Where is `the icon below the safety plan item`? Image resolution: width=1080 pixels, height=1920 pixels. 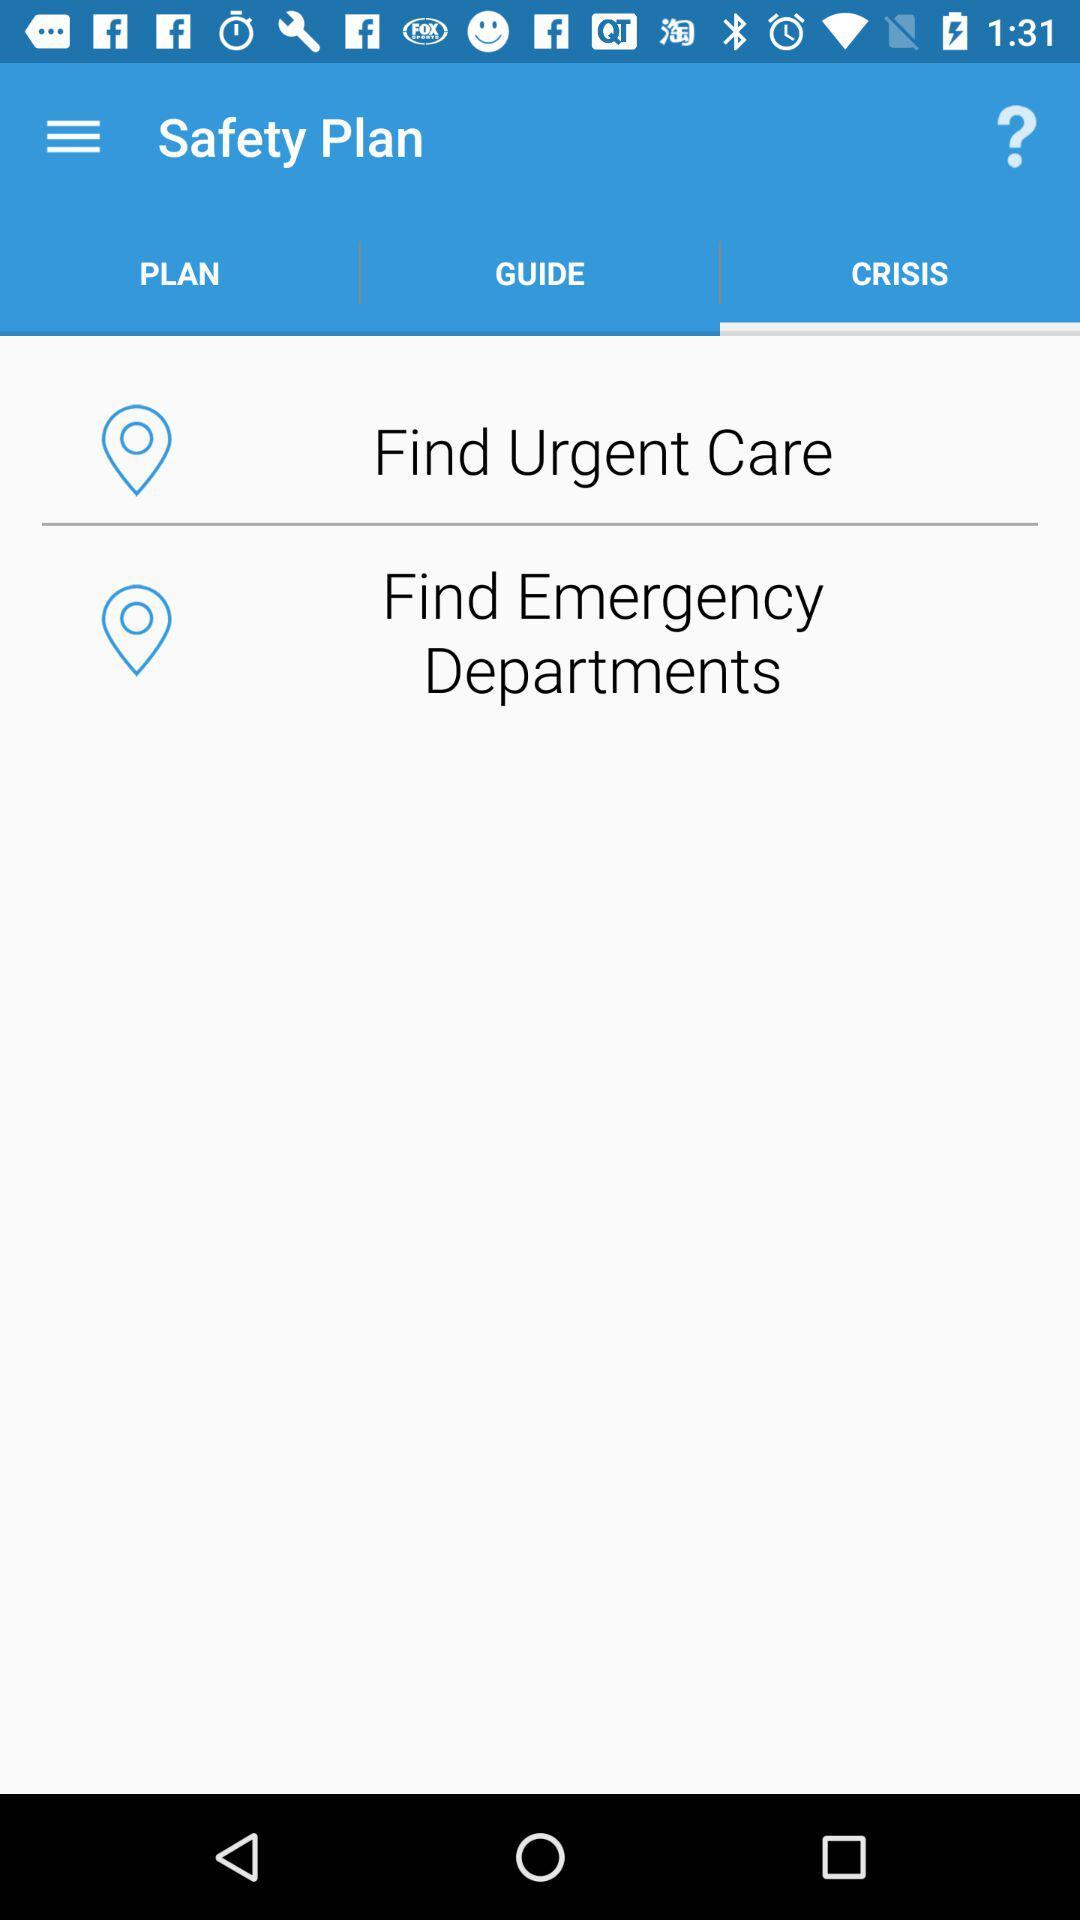
the icon below the safety plan item is located at coordinates (540, 272).